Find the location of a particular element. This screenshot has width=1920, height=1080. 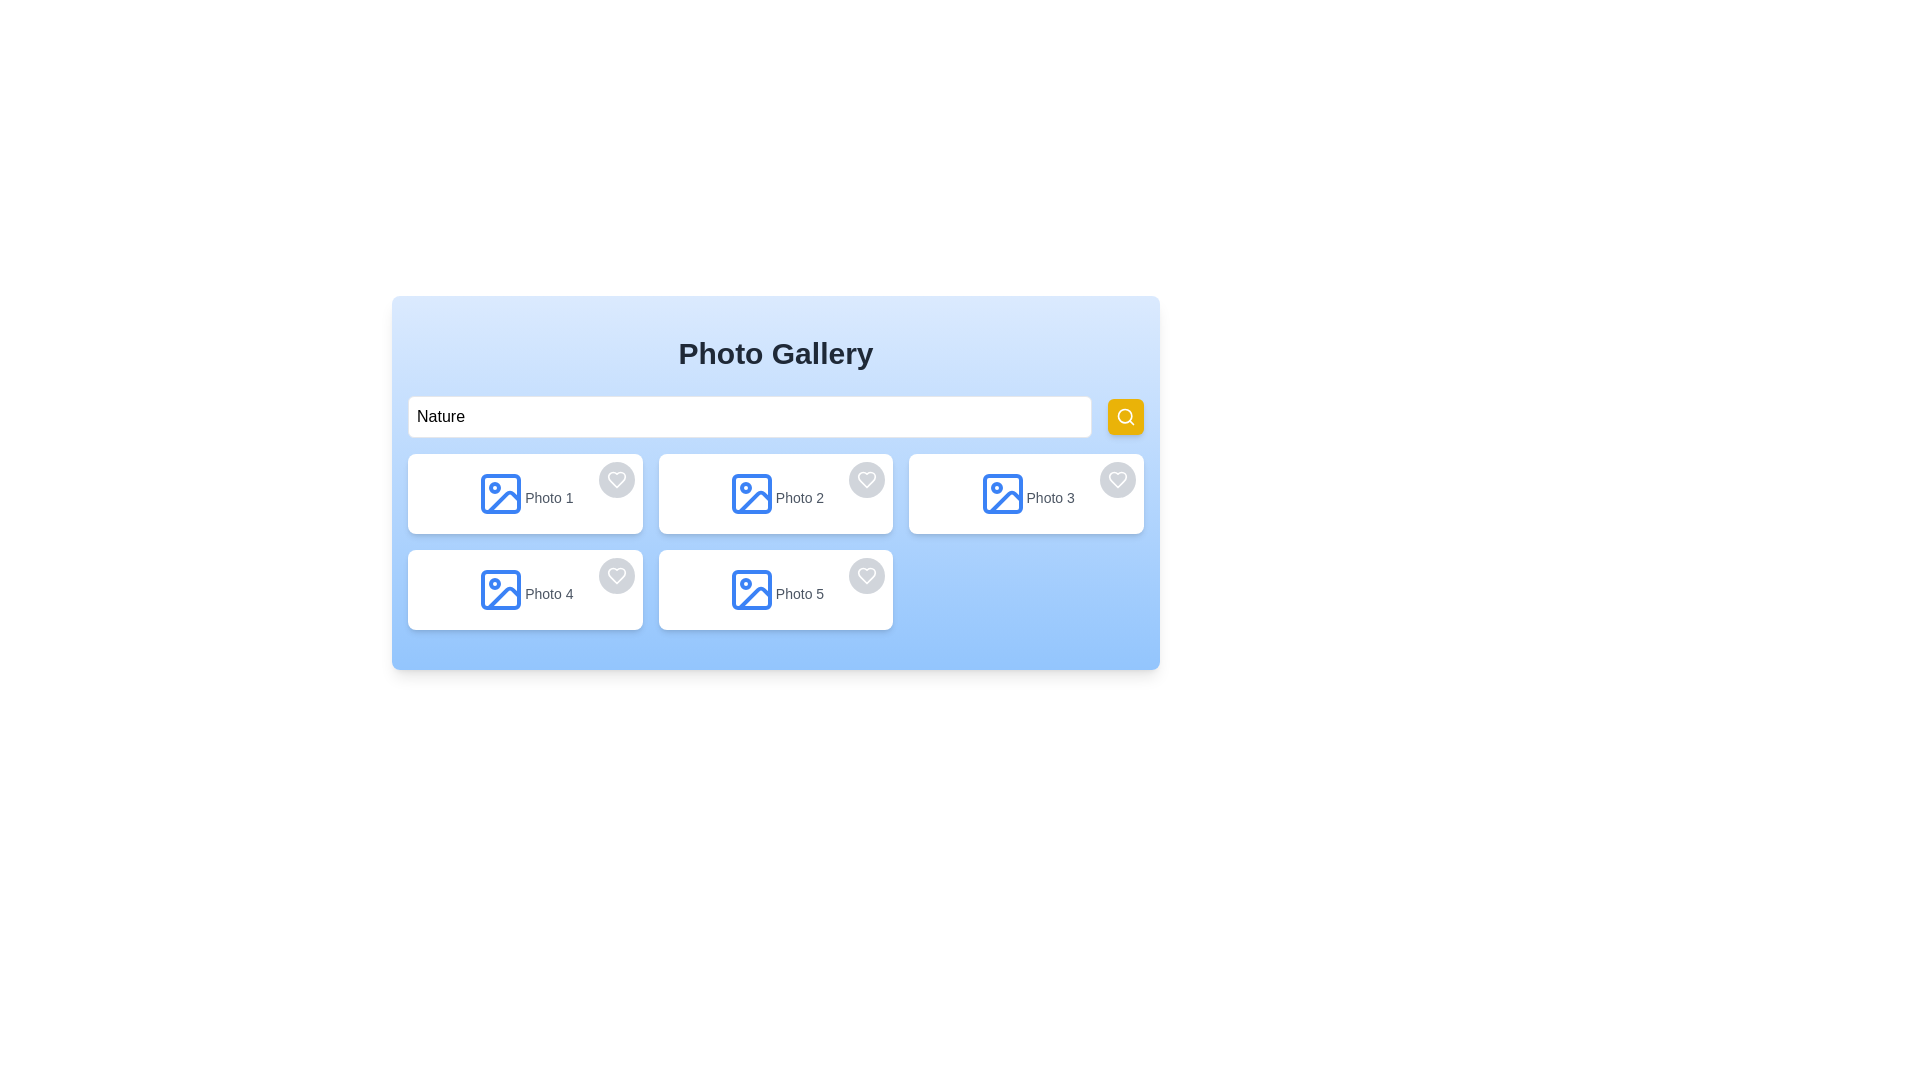

the text label displaying 'Photo 4' located below an image in the photo gallery grid for identification purposes is located at coordinates (549, 593).